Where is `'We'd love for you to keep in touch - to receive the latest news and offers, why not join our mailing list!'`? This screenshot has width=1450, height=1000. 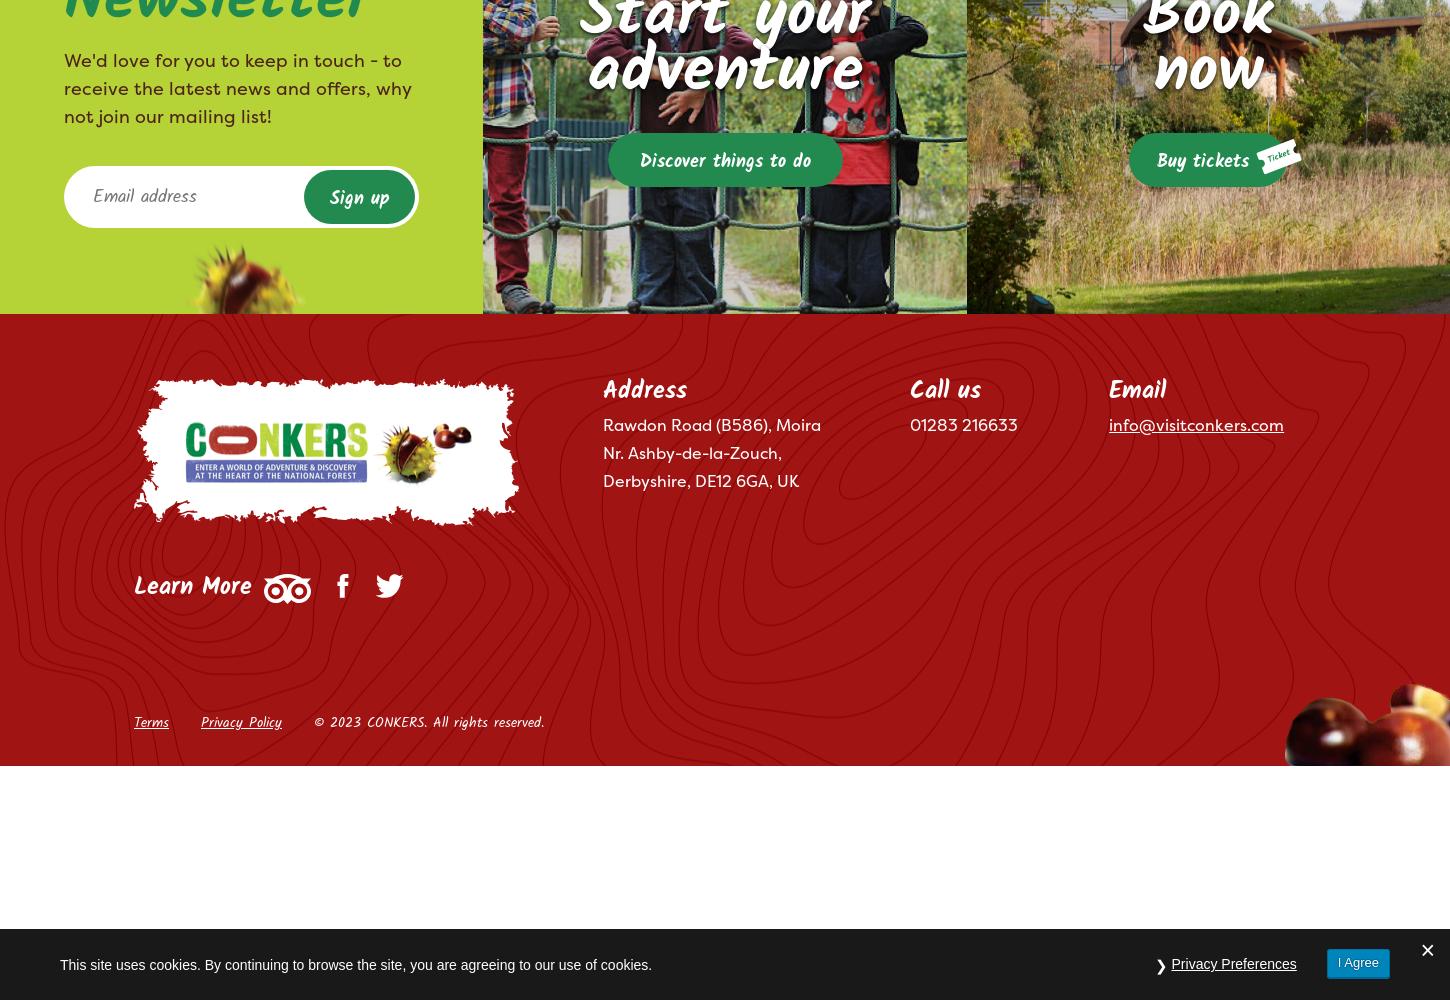
'We'd love for you to keep in touch - to receive the latest news and offers, why not join our mailing list!' is located at coordinates (63, 87).